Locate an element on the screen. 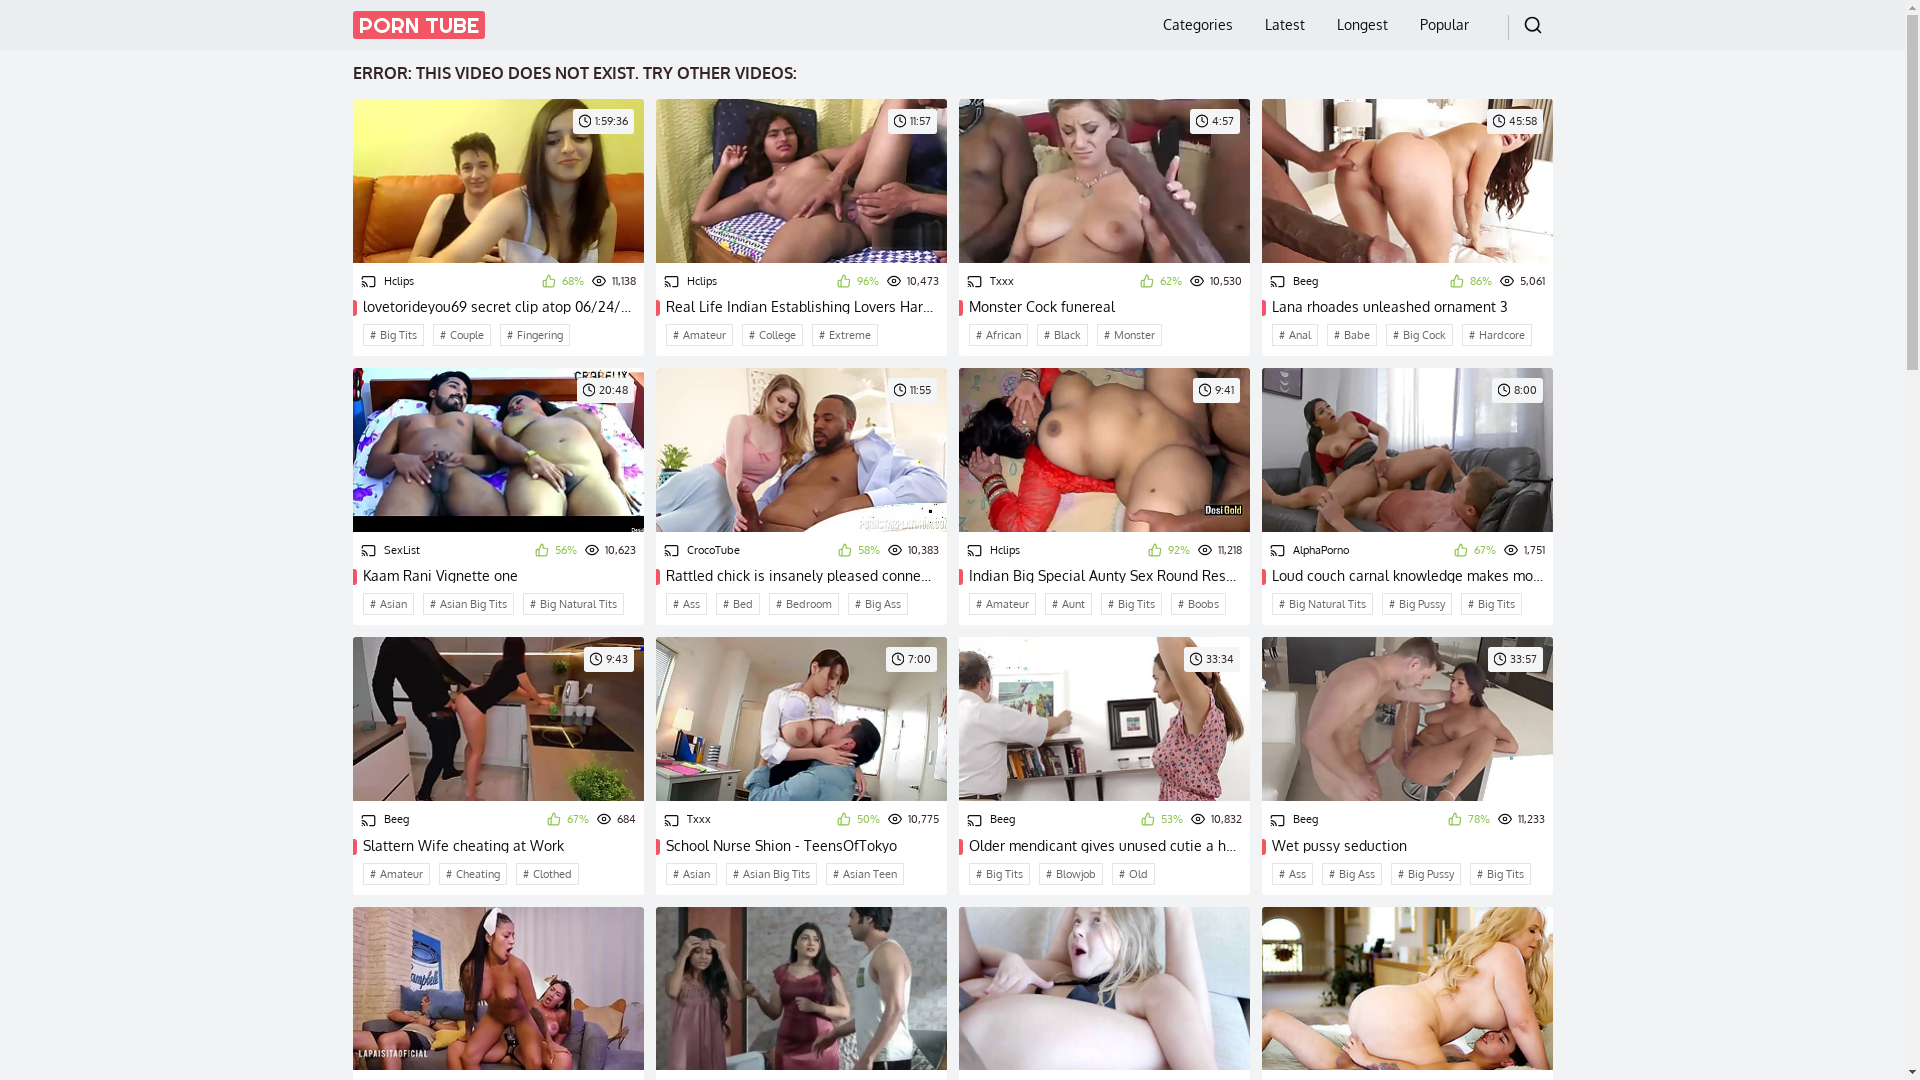  'Loud couch carnal knowledge makes mommy lose her mind' is located at coordinates (1406, 575).